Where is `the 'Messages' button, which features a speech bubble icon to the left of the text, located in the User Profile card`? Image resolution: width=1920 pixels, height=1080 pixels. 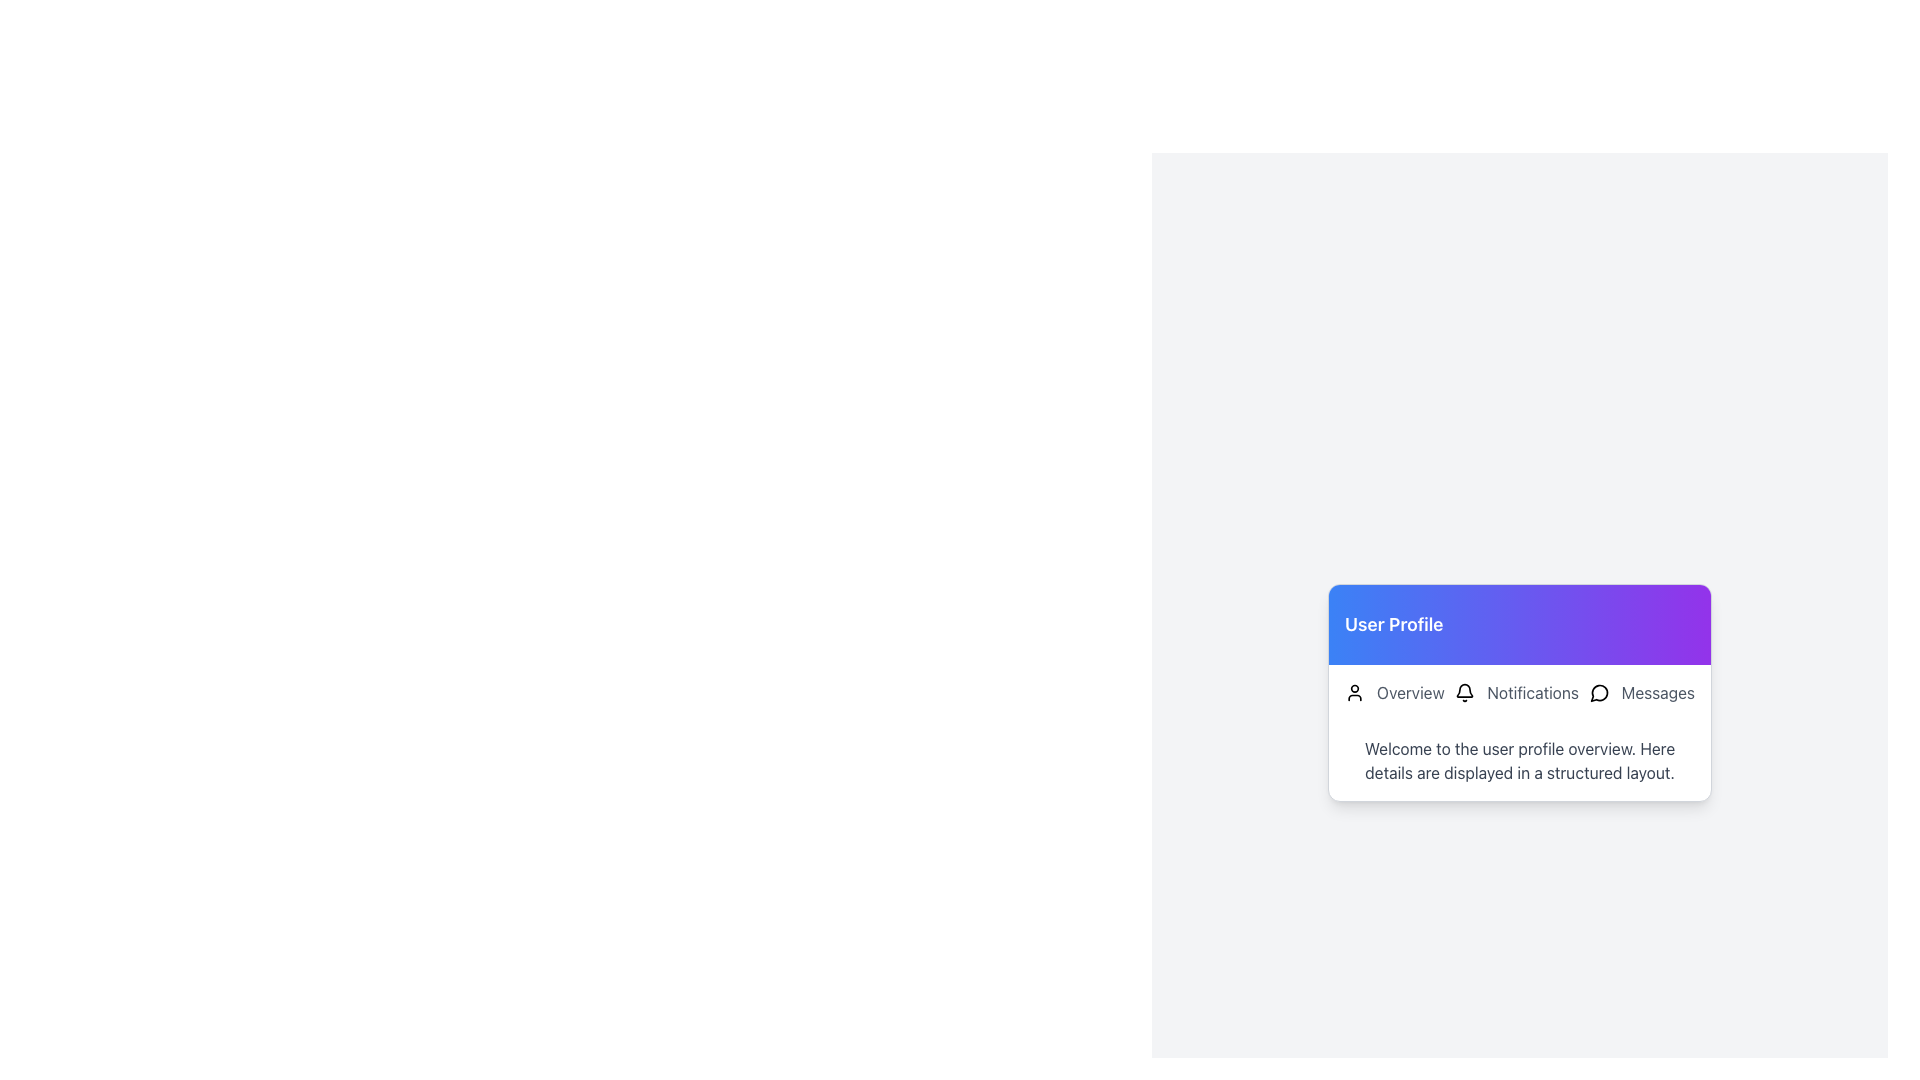
the 'Messages' button, which features a speech bubble icon to the left of the text, located in the User Profile card is located at coordinates (1642, 692).